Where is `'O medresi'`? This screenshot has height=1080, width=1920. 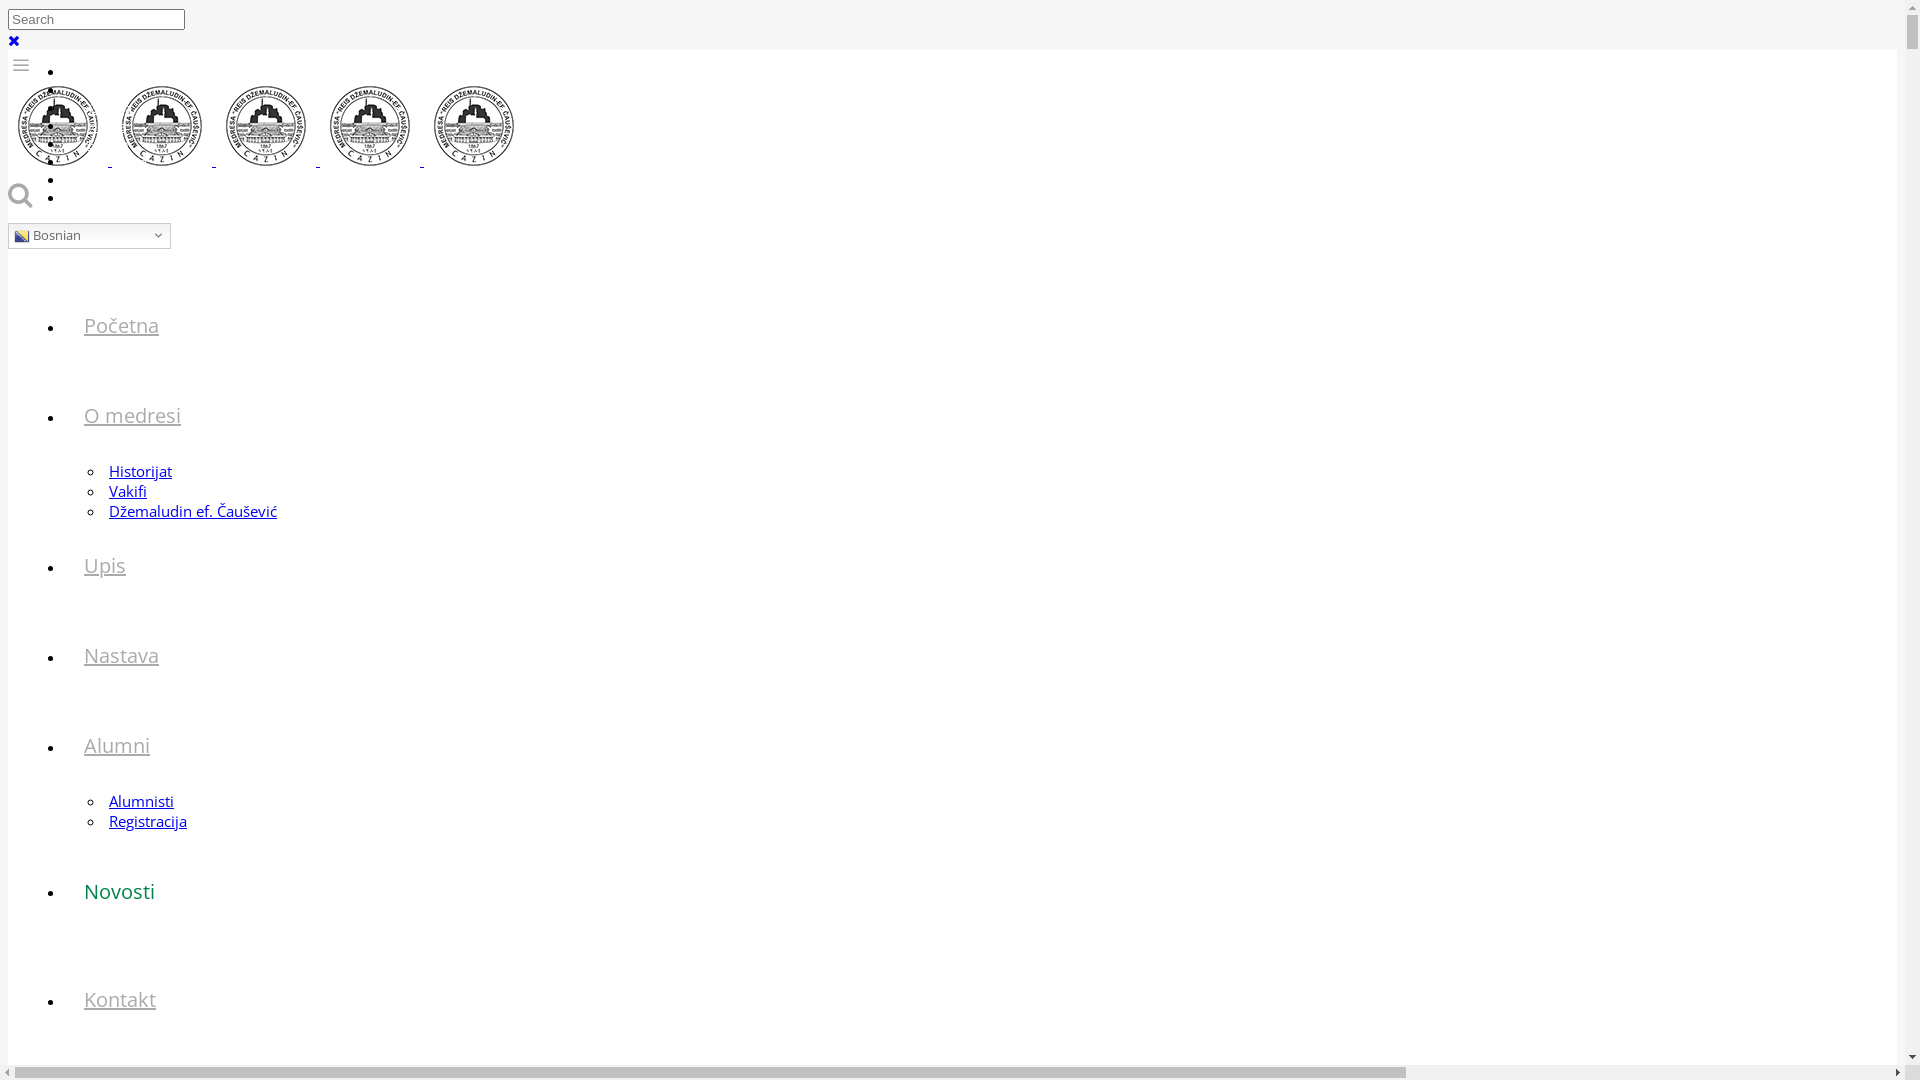 'O medresi' is located at coordinates (131, 414).